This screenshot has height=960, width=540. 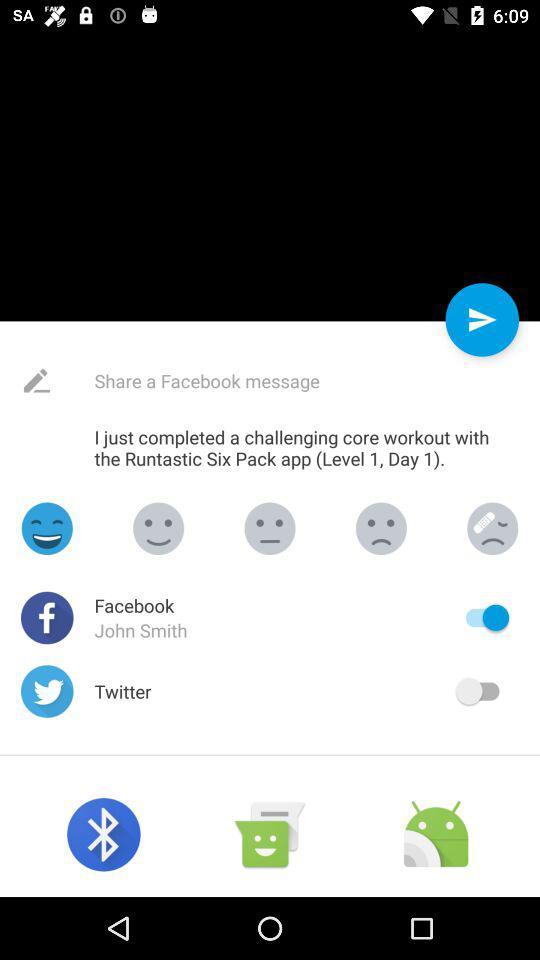 What do you see at coordinates (491, 527) in the screenshot?
I see `smile selection` at bounding box center [491, 527].